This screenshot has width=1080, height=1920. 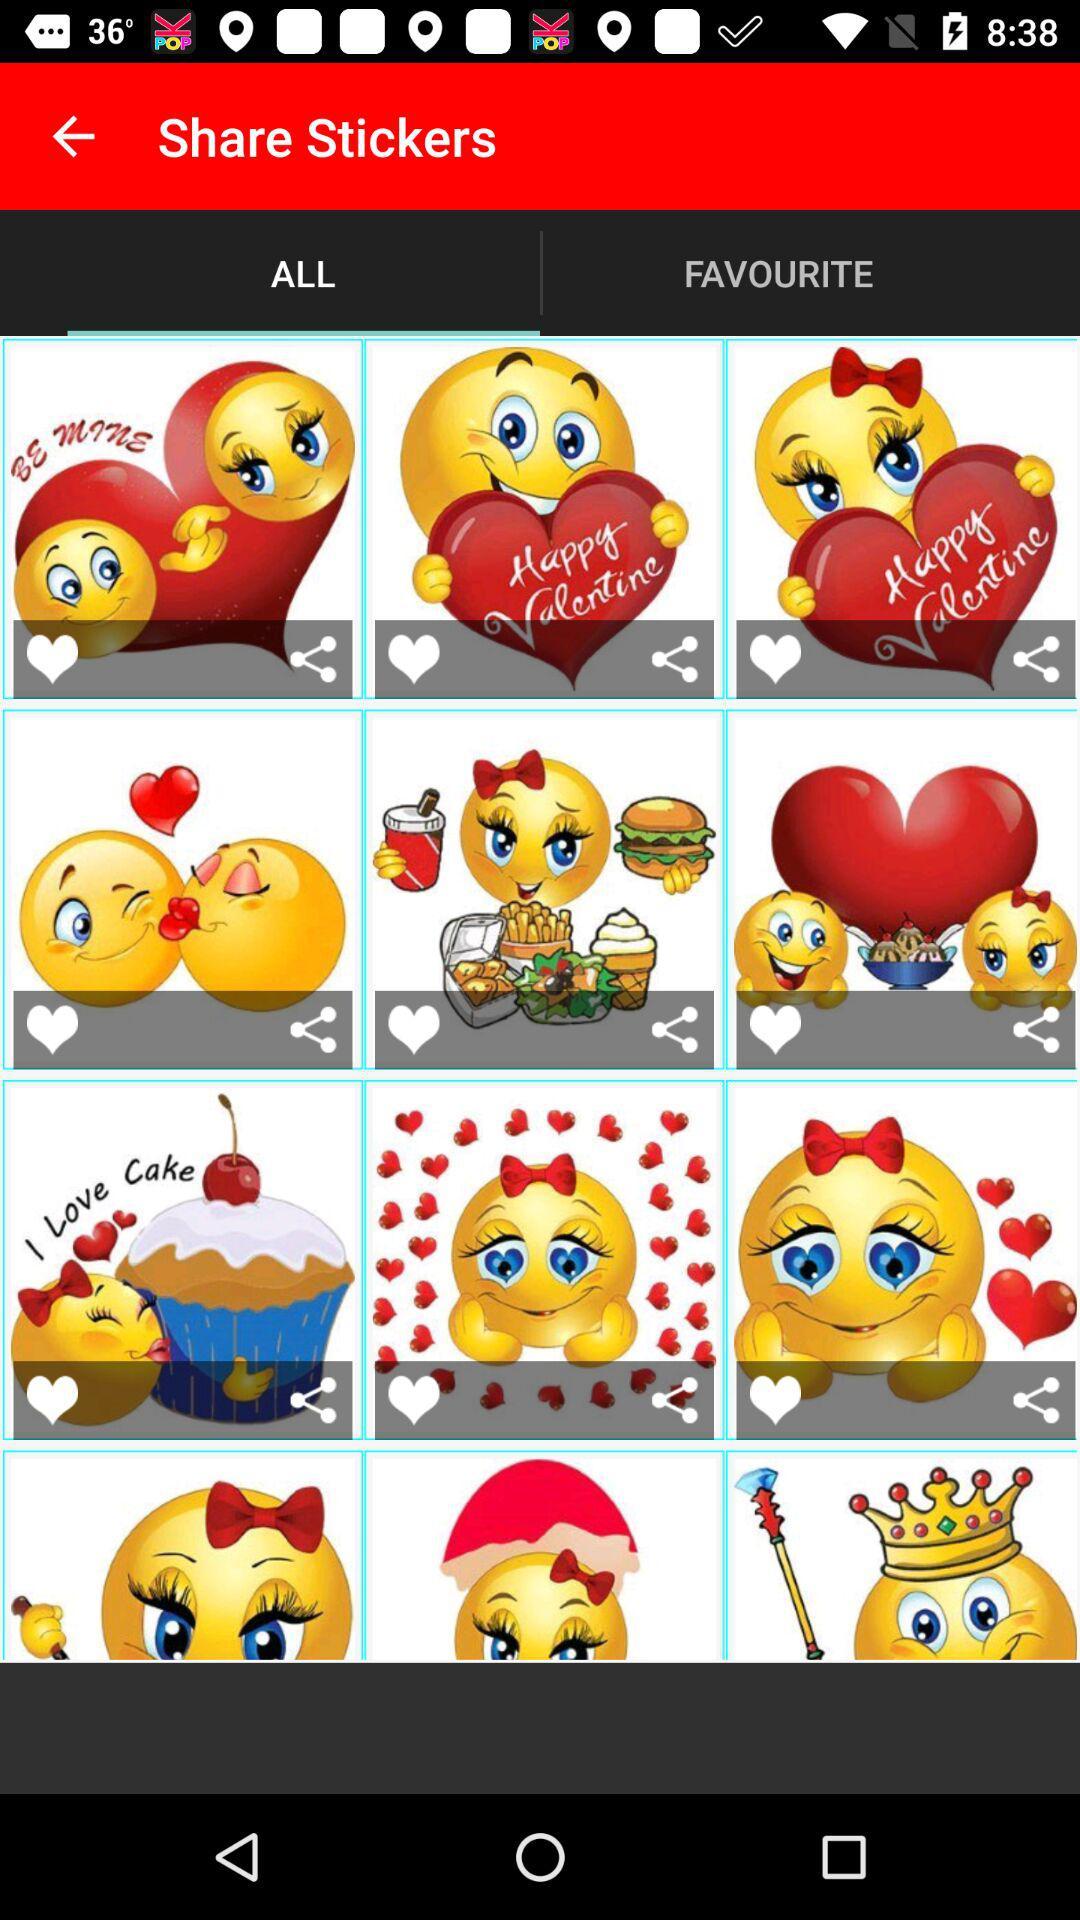 I want to click on choose favorite sticker, so click(x=51, y=1029).